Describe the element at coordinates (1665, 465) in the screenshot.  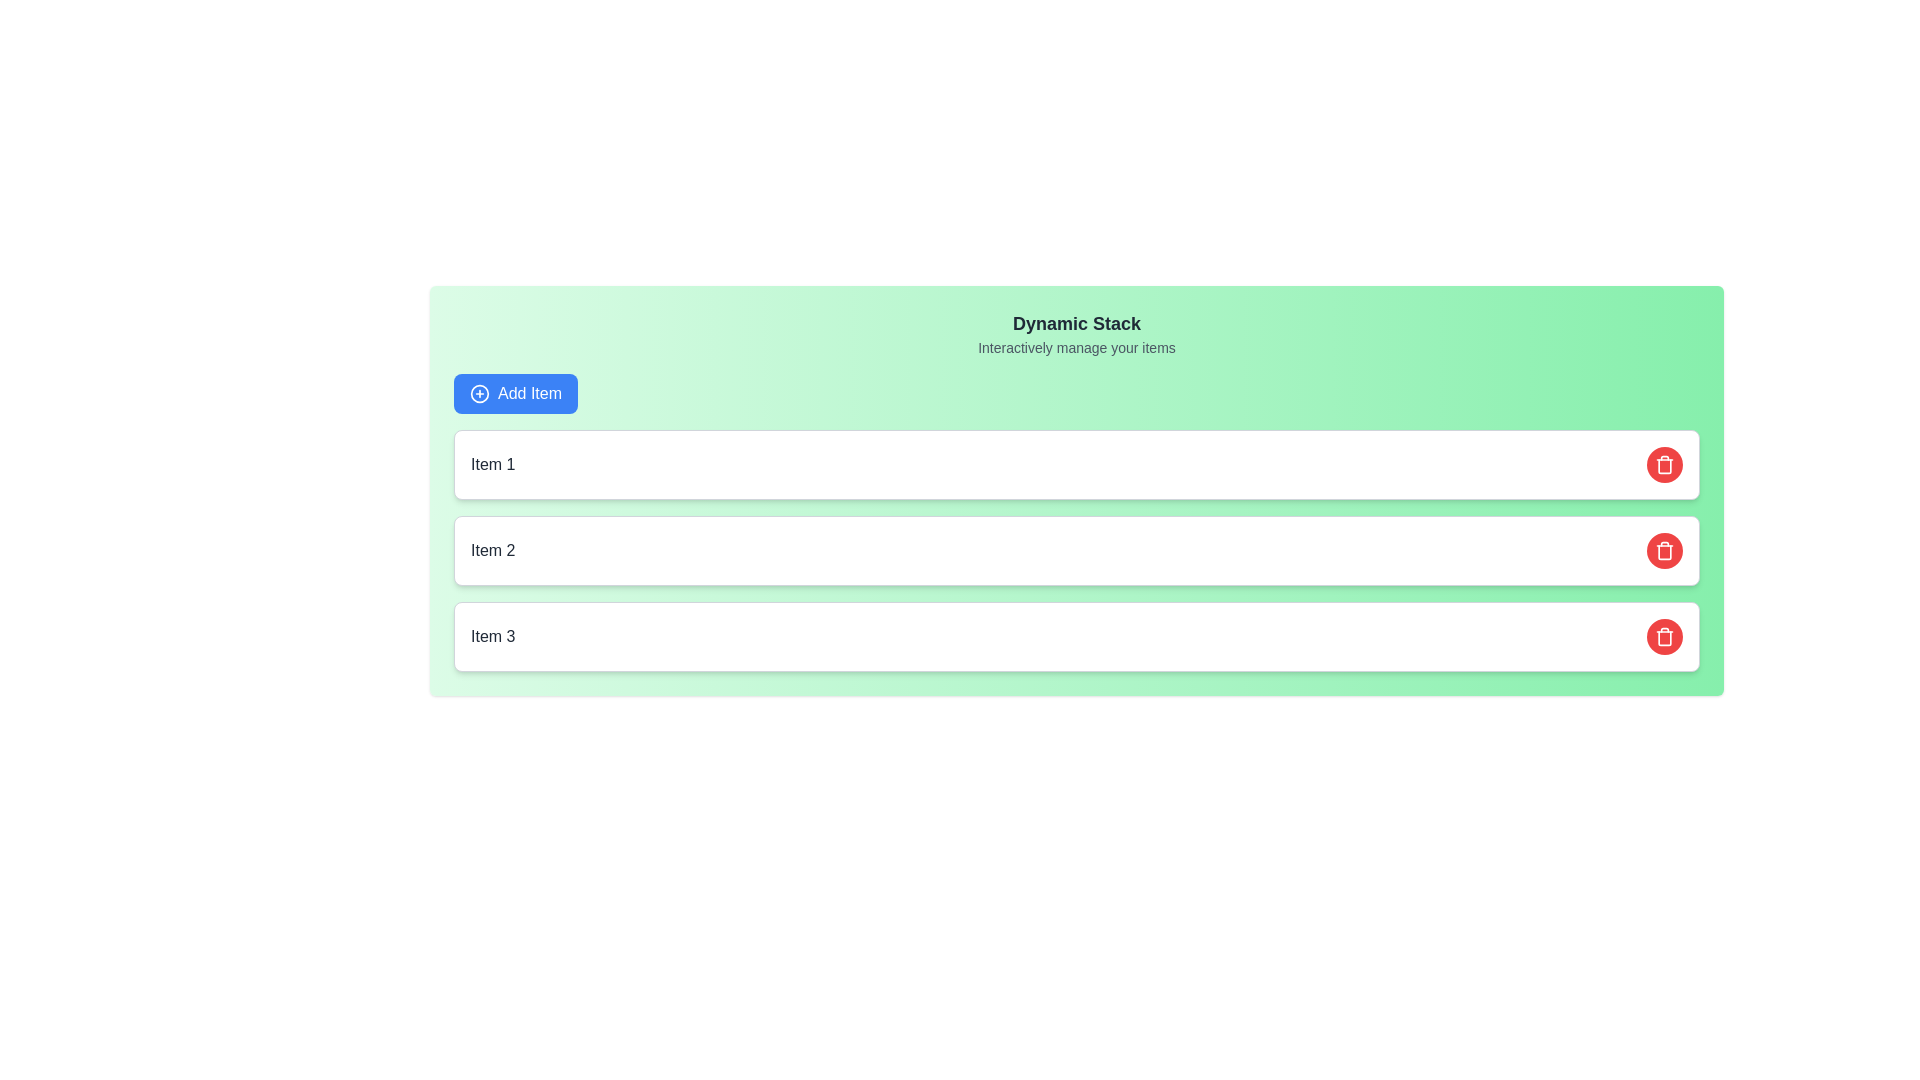
I see `the trash can icon button with a red circular background` at that location.